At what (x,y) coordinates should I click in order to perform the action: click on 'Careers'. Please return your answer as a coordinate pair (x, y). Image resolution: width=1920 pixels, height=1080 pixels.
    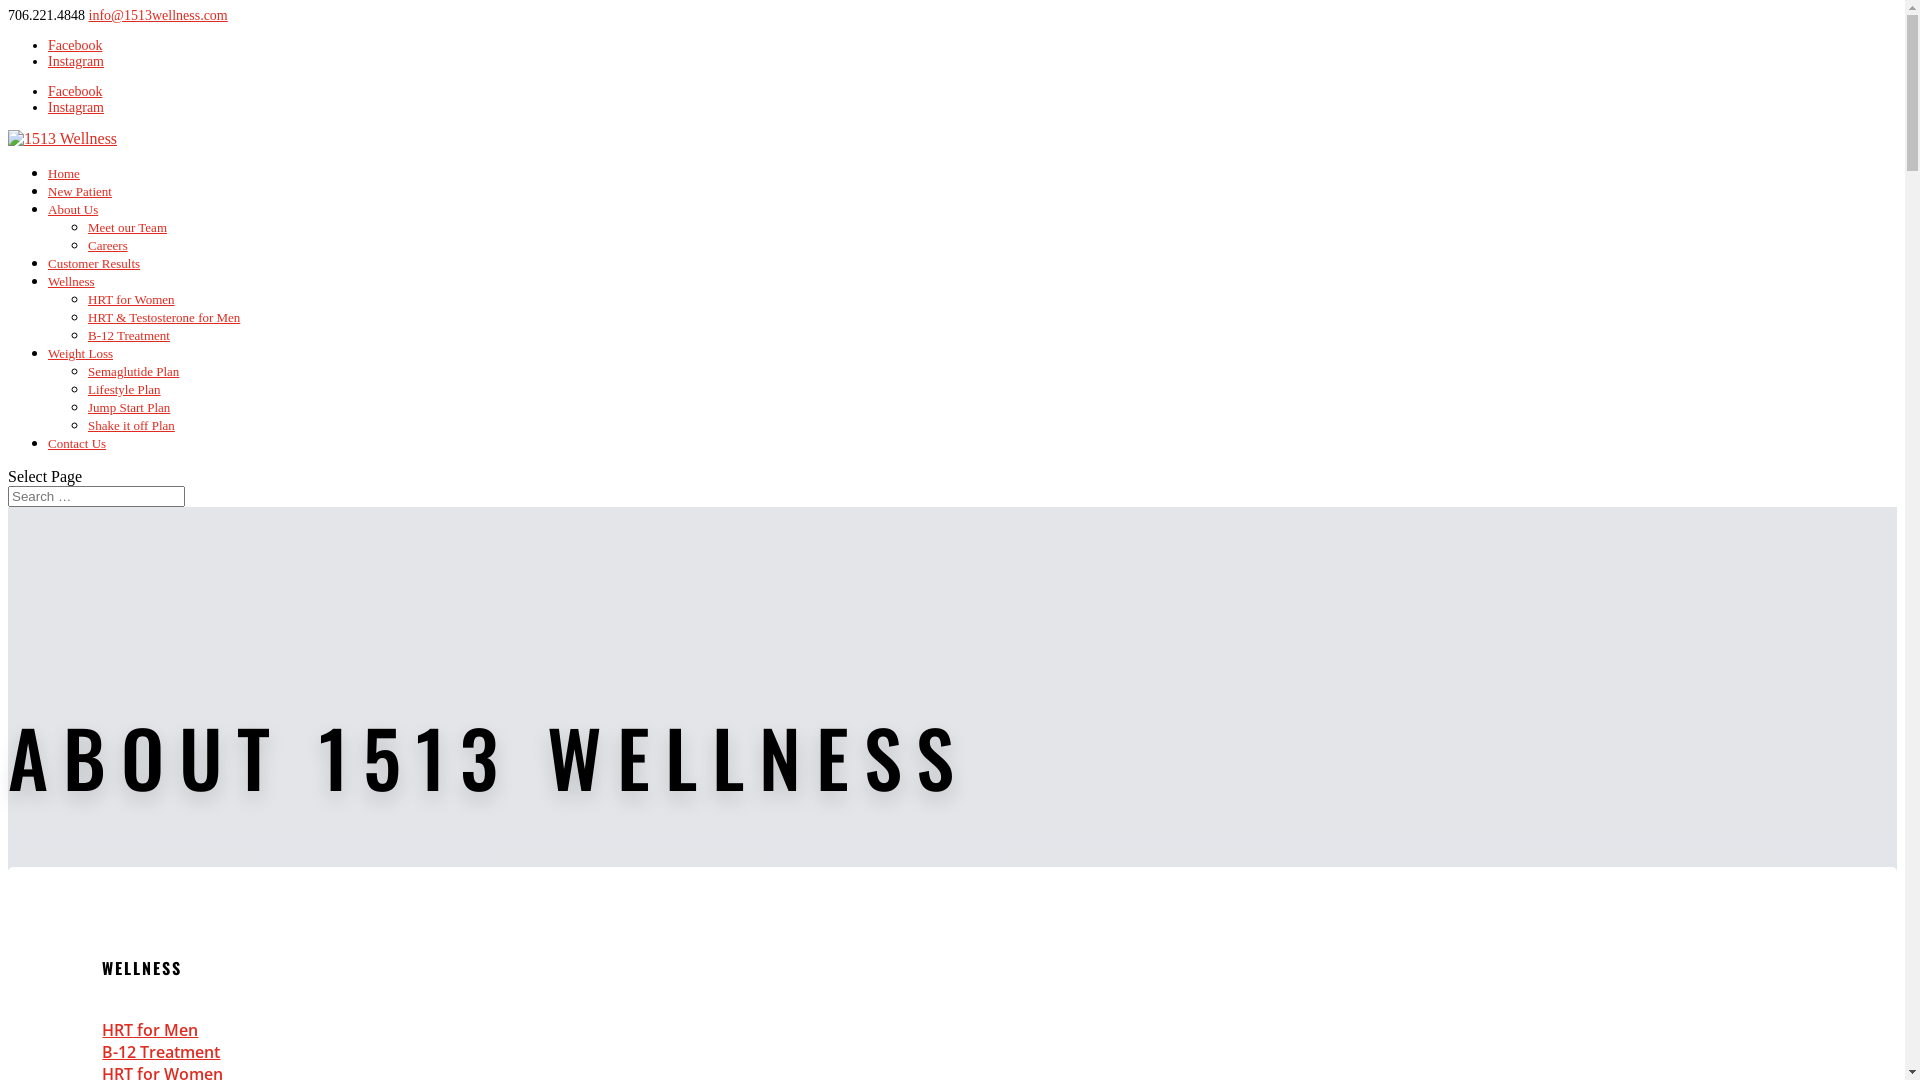
    Looking at the image, I should click on (106, 244).